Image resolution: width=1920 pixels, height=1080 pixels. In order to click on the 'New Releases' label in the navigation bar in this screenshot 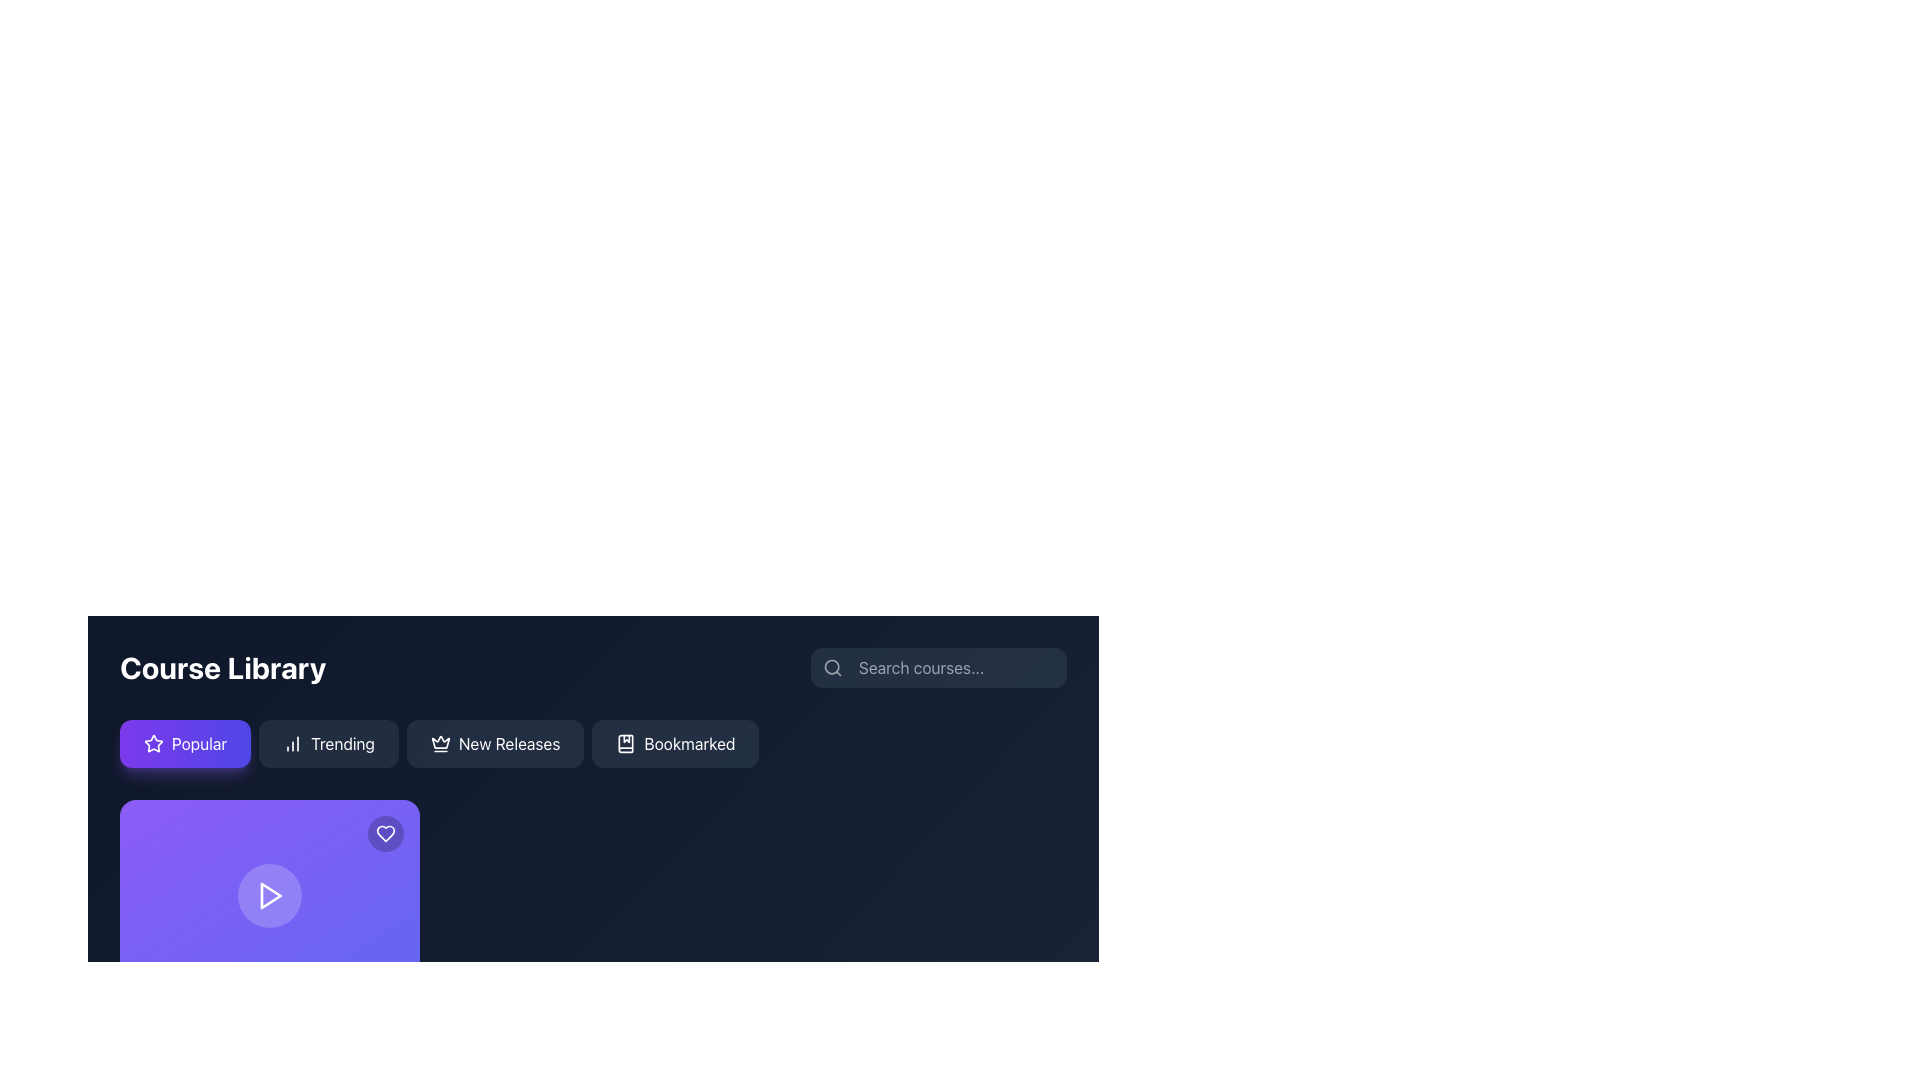, I will do `click(509, 744)`.